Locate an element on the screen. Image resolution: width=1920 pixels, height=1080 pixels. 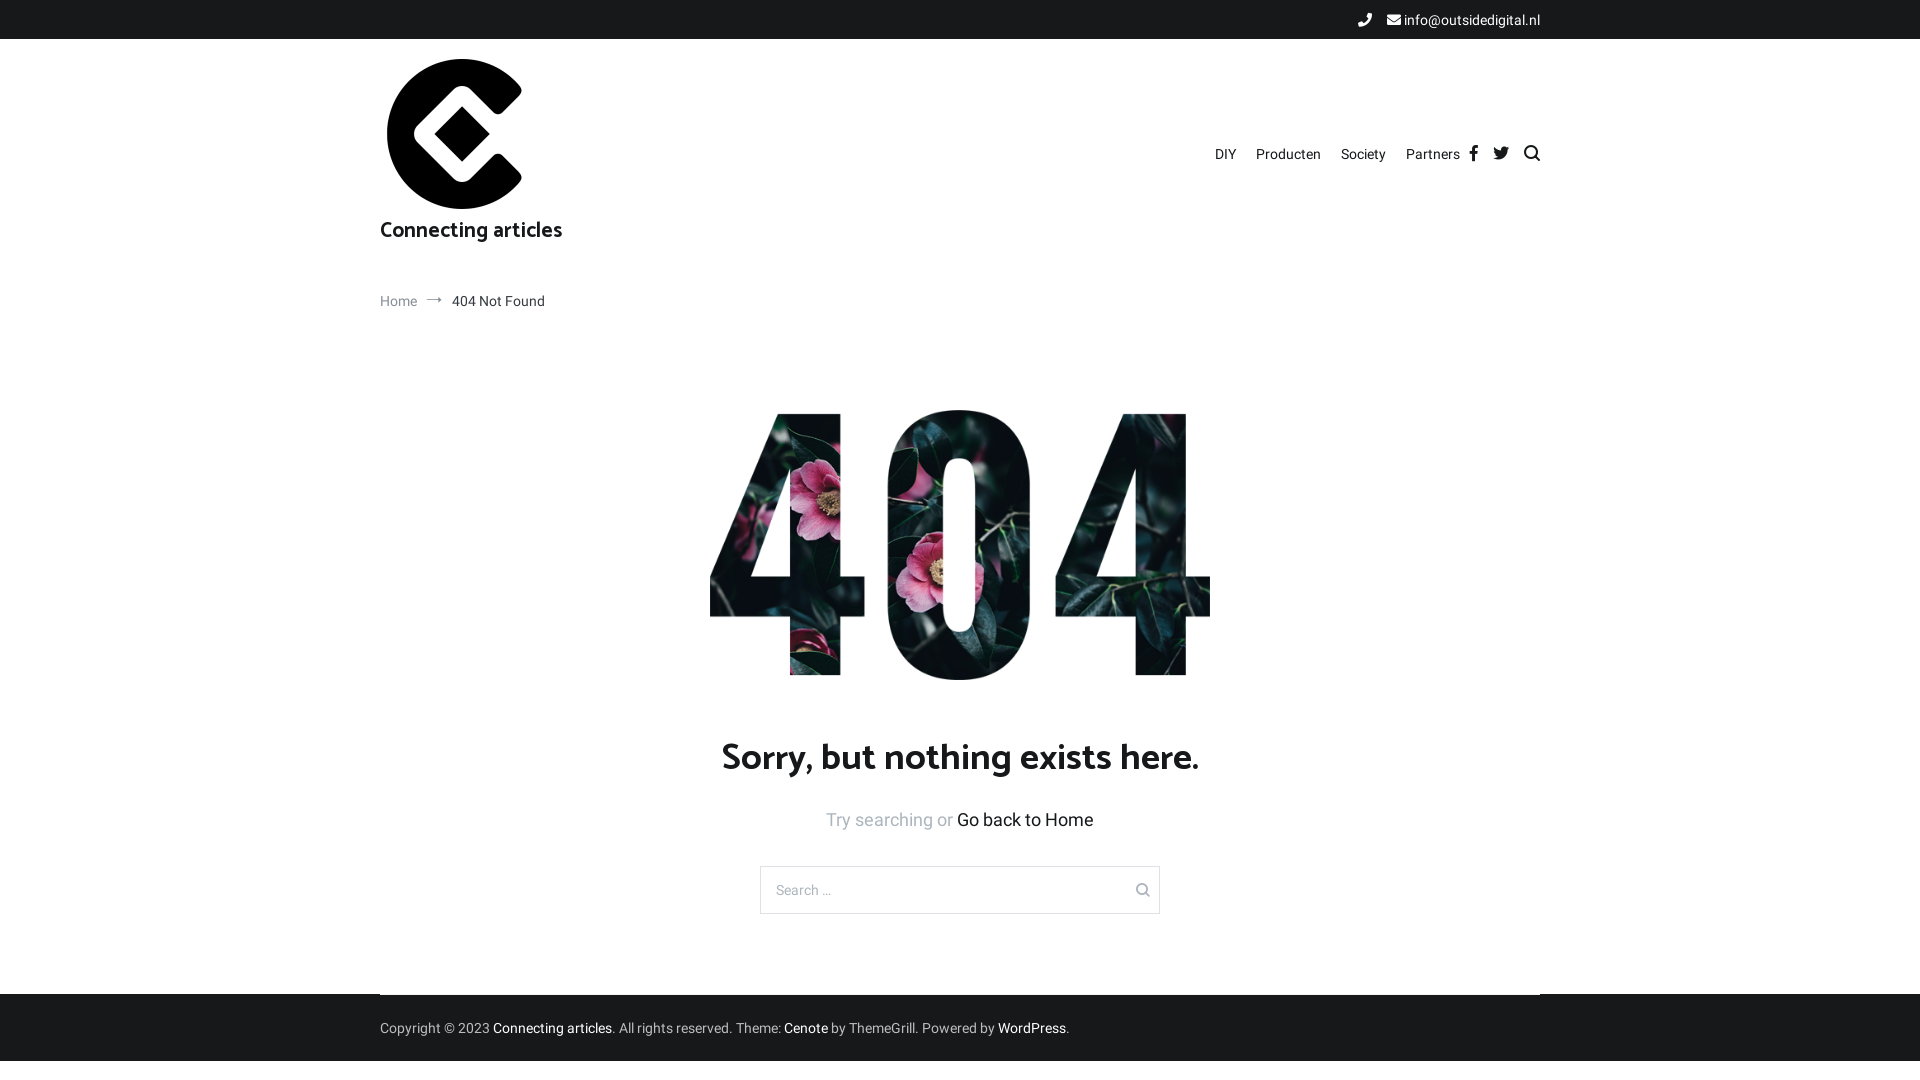
'DIY' is located at coordinates (1224, 153).